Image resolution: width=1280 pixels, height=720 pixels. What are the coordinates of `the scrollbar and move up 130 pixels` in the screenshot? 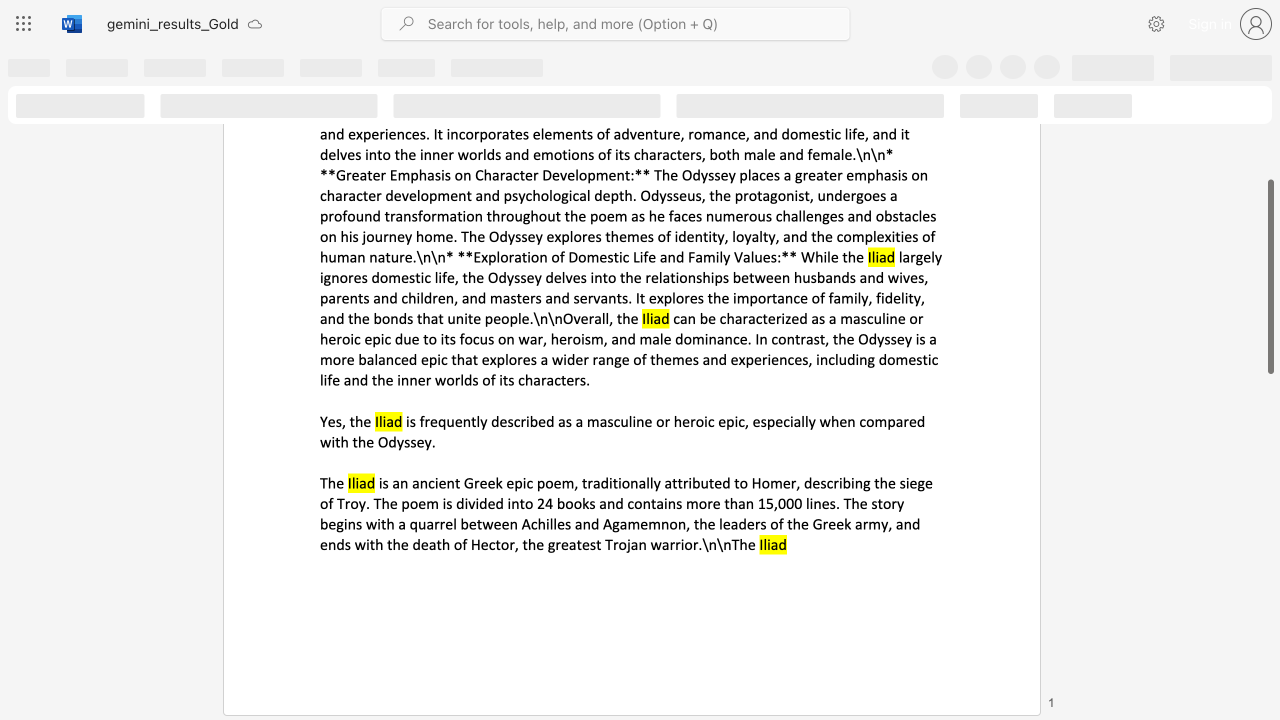 It's located at (1269, 276).